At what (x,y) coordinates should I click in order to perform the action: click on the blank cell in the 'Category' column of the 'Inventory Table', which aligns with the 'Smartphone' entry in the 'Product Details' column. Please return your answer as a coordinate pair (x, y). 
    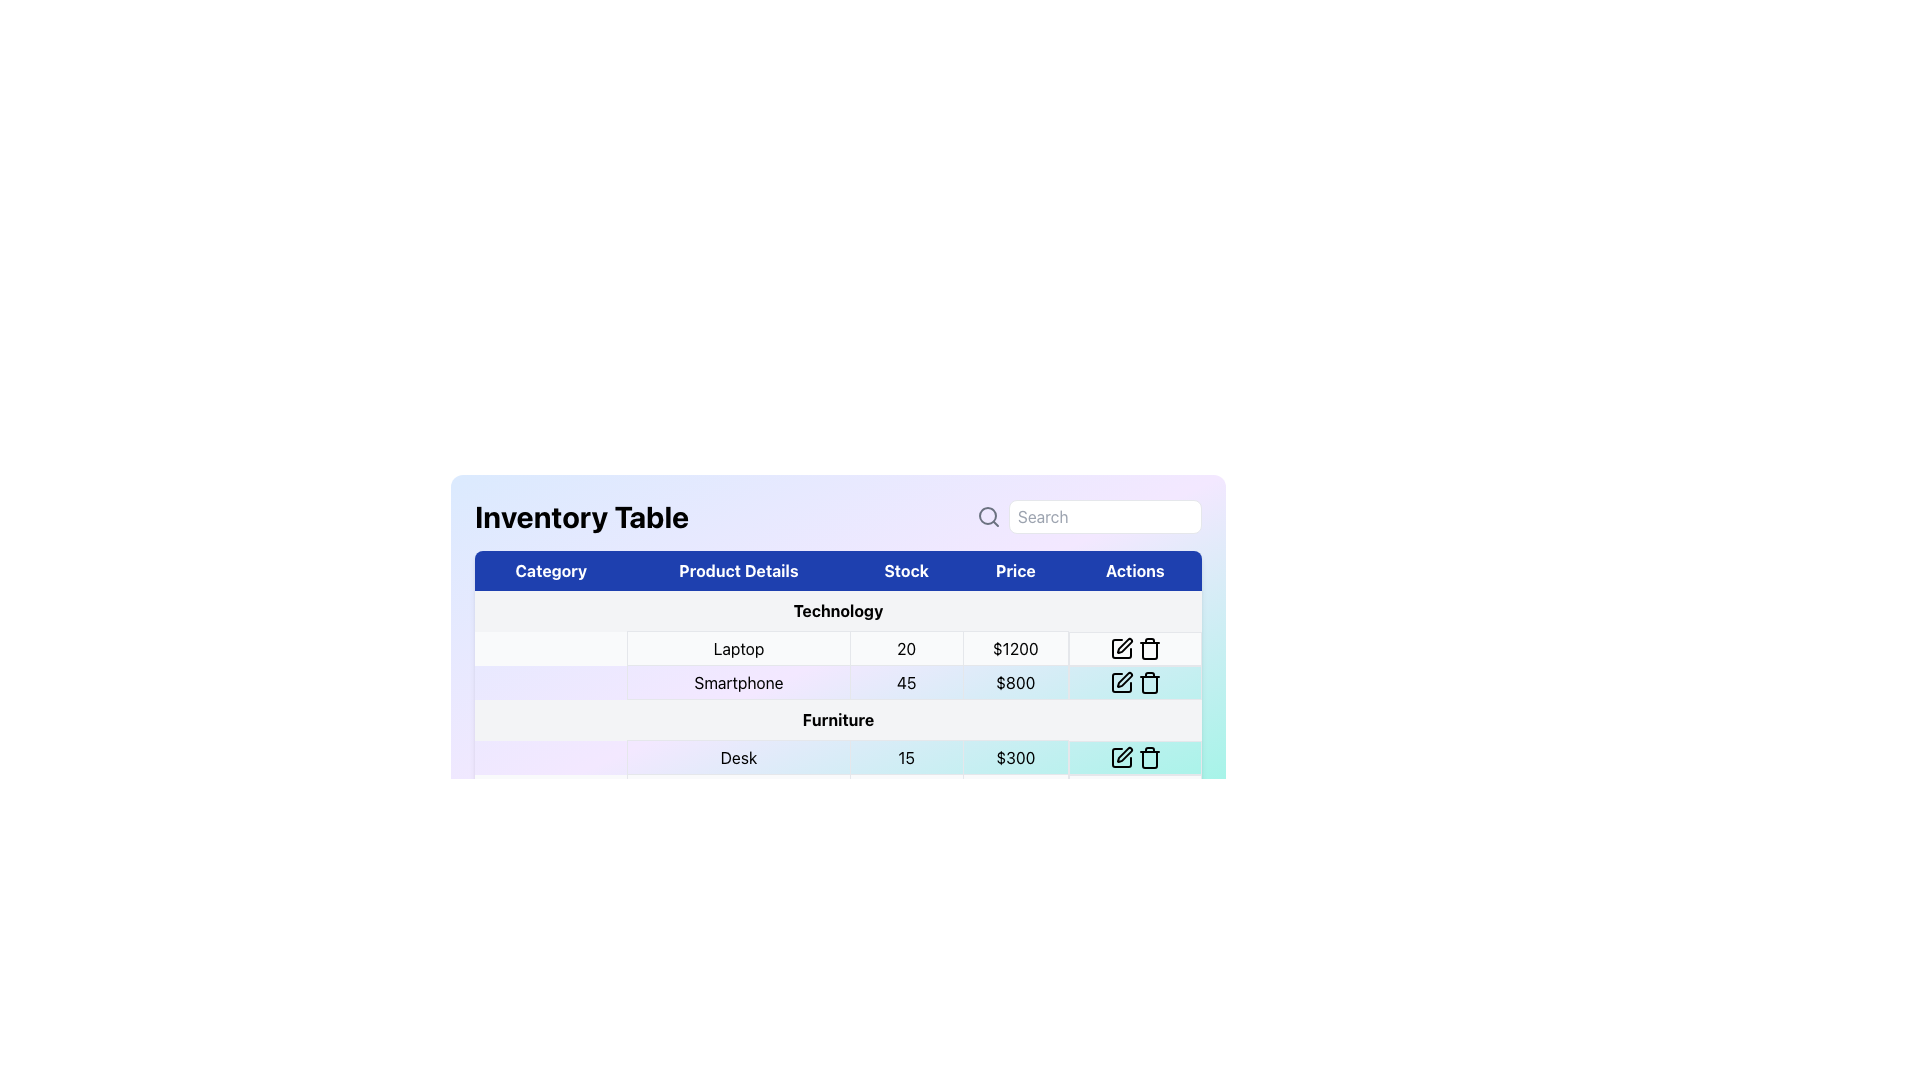
    Looking at the image, I should click on (551, 681).